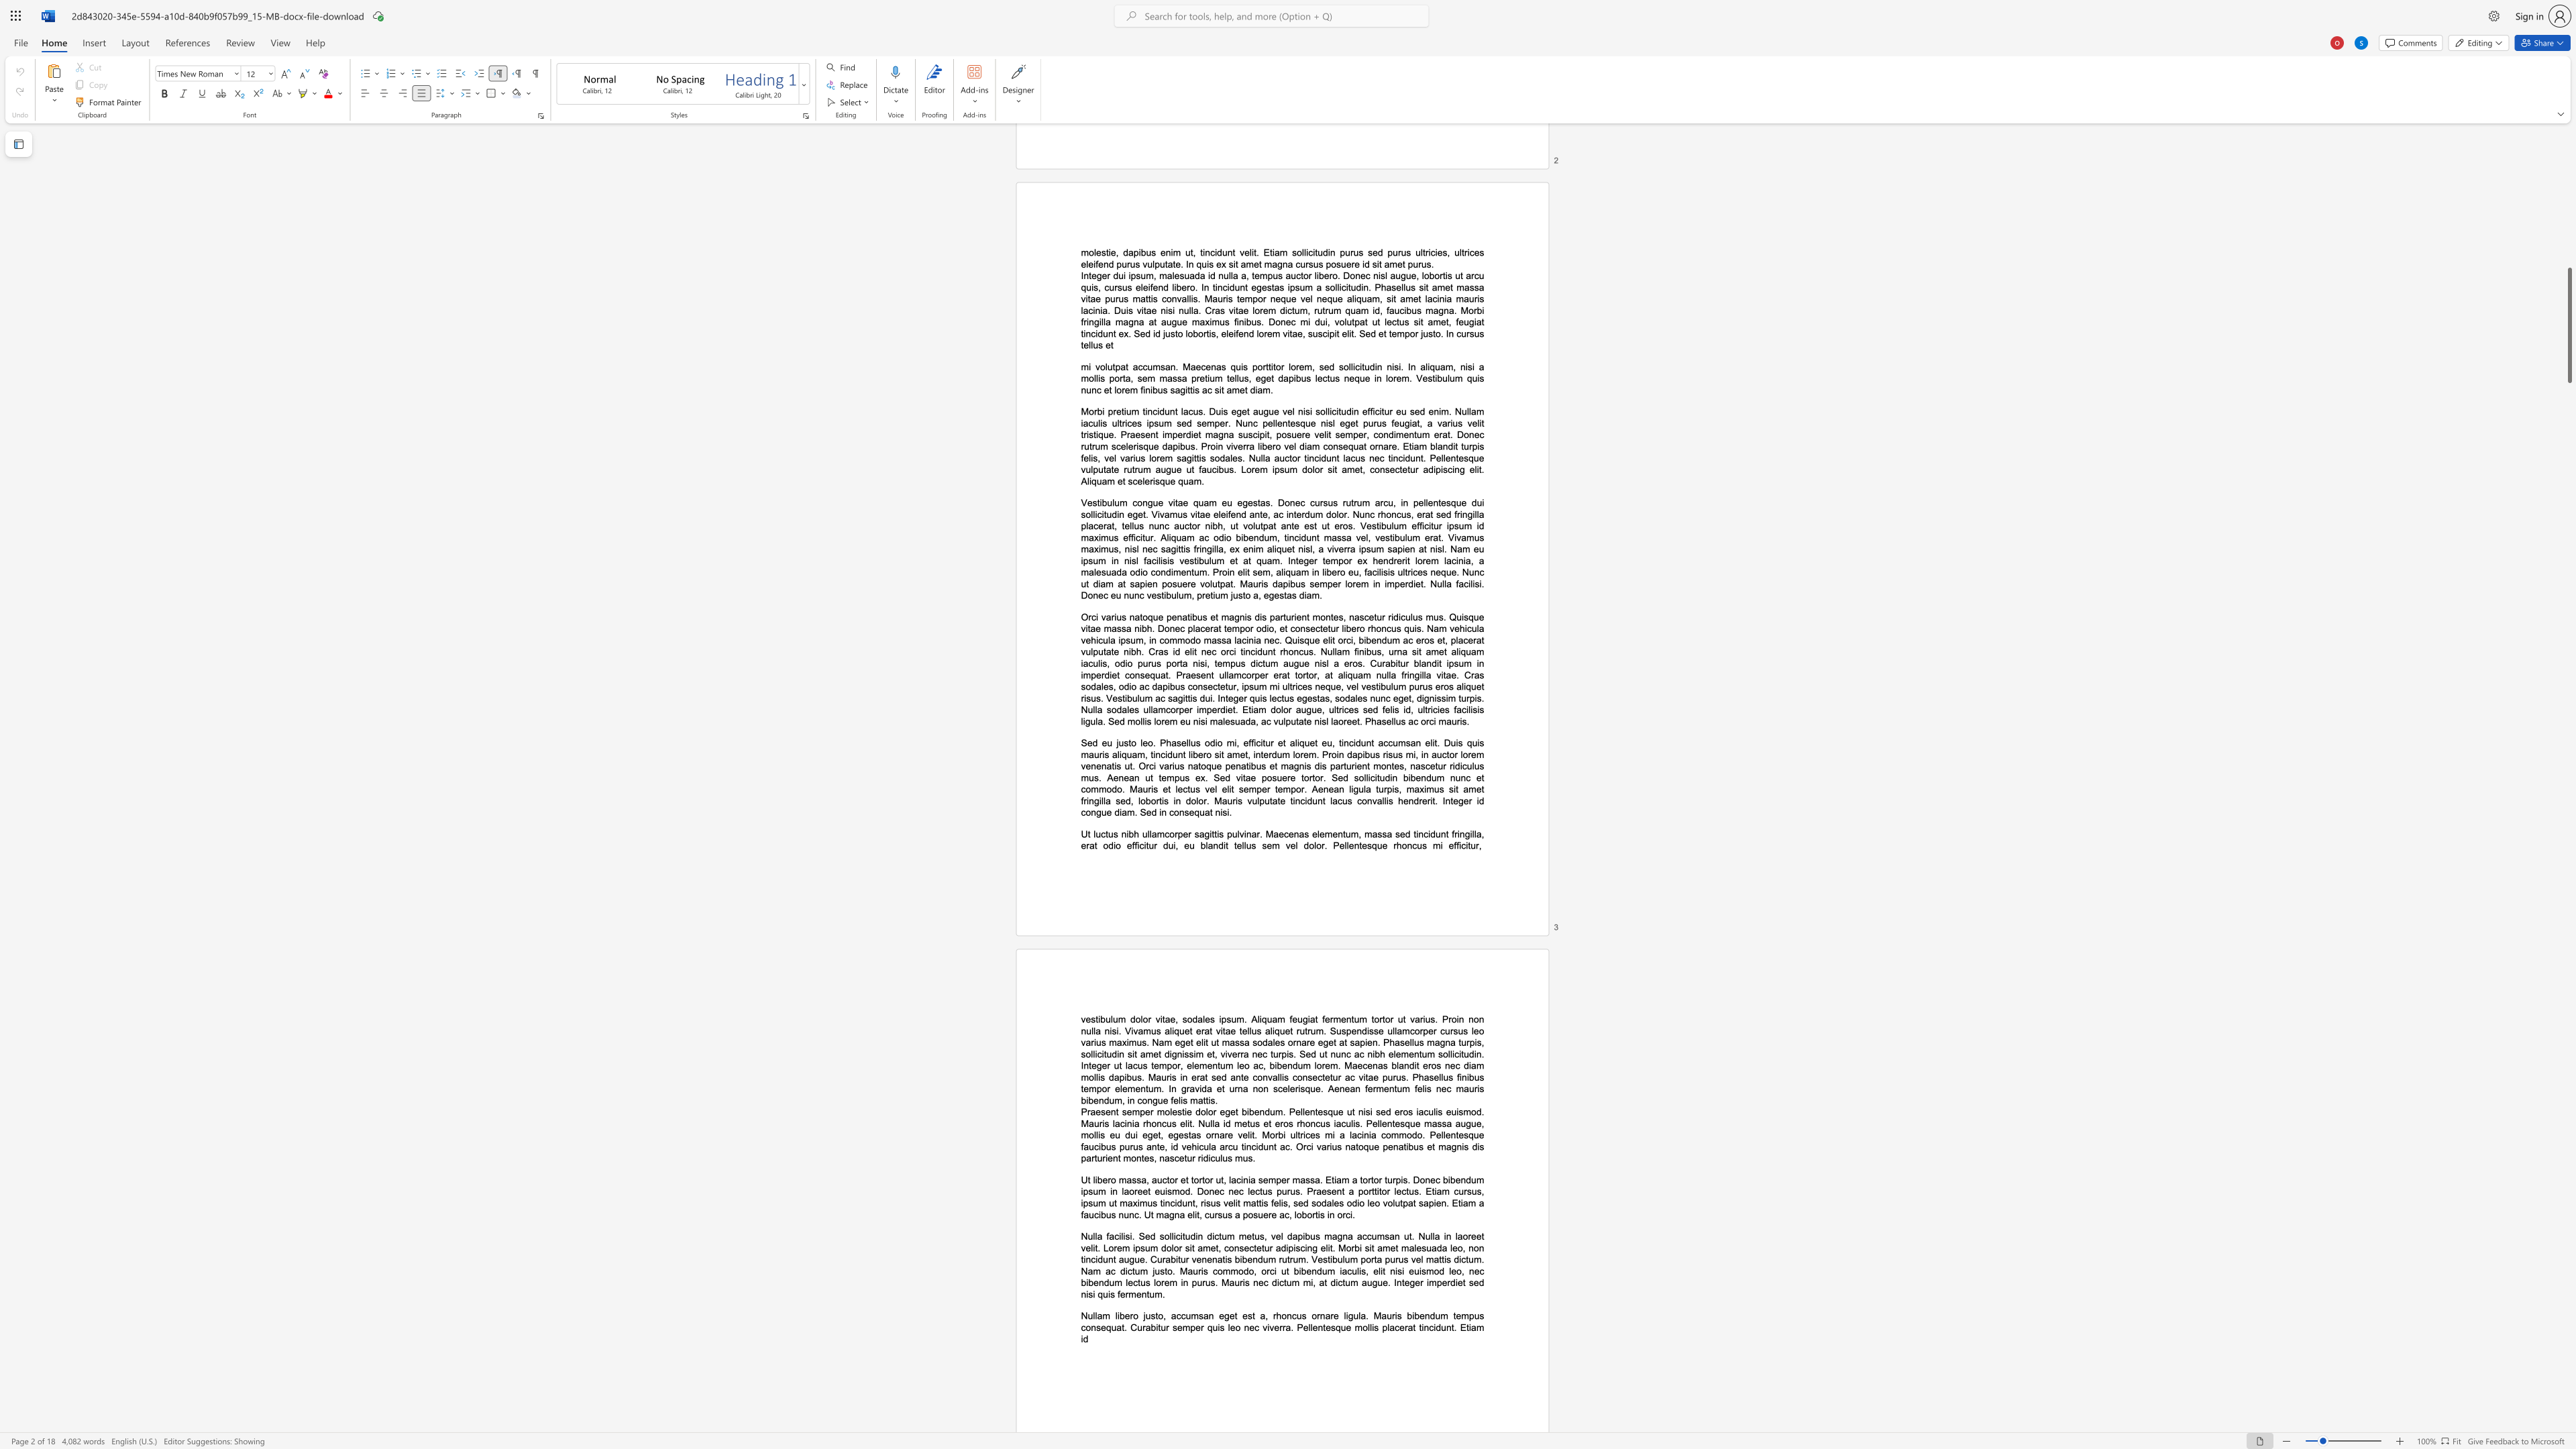 The height and width of the screenshot is (1449, 2576). Describe the element at coordinates (1241, 1031) in the screenshot. I see `the subset text "ellus aliquet rutrum. Suspe" within the text "vestibulum dolor vitae, sodales ipsum. Aliquam feugiat fermentum tortor ut varius. Proin non nulla nisi. Vivamus aliquet erat vitae tellus aliquet rutrum. Suspendisse ullamcorper cursus leo varius maximus. Nam eget elit ut massa sodales ornare eget at sapien. Phasellus magna turpis, sollicitudin sit amet dignissim et, viverra nec turpis. Sed ut nunc ac nibh elementum sollicitudin. Integer ut lacus tempor, elementum leo ac, bibendum lorem. Maecenas blandit eros nec diam mollis dapibus. Mauris in erat sed ante convallis consectetur ac vitae purus. Phasellus finibus tempor elementum. In gravida et urna non scelerisque. Aenean fermentum felis nec mauris bibendum, in congue felis mattis."` at that location.